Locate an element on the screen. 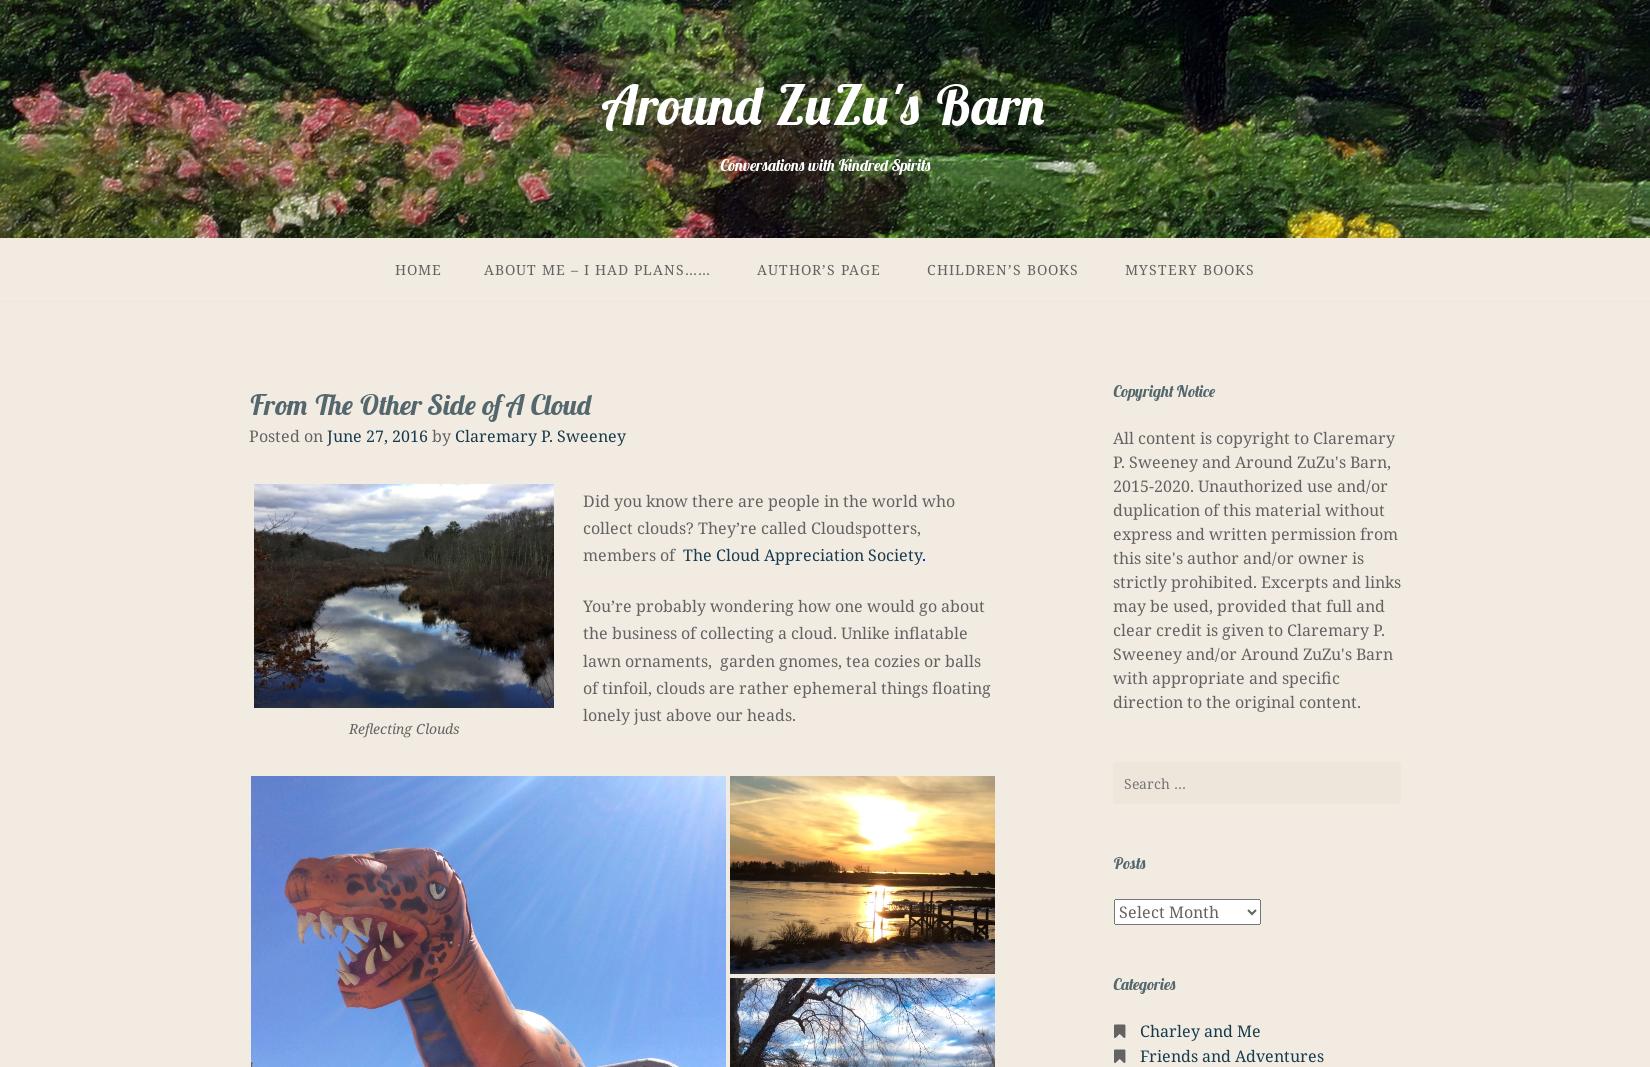 This screenshot has height=1067, width=1650. 'Did you know there are people in the world who collect clouds? They’re called Cloudspotters, members of' is located at coordinates (581, 526).